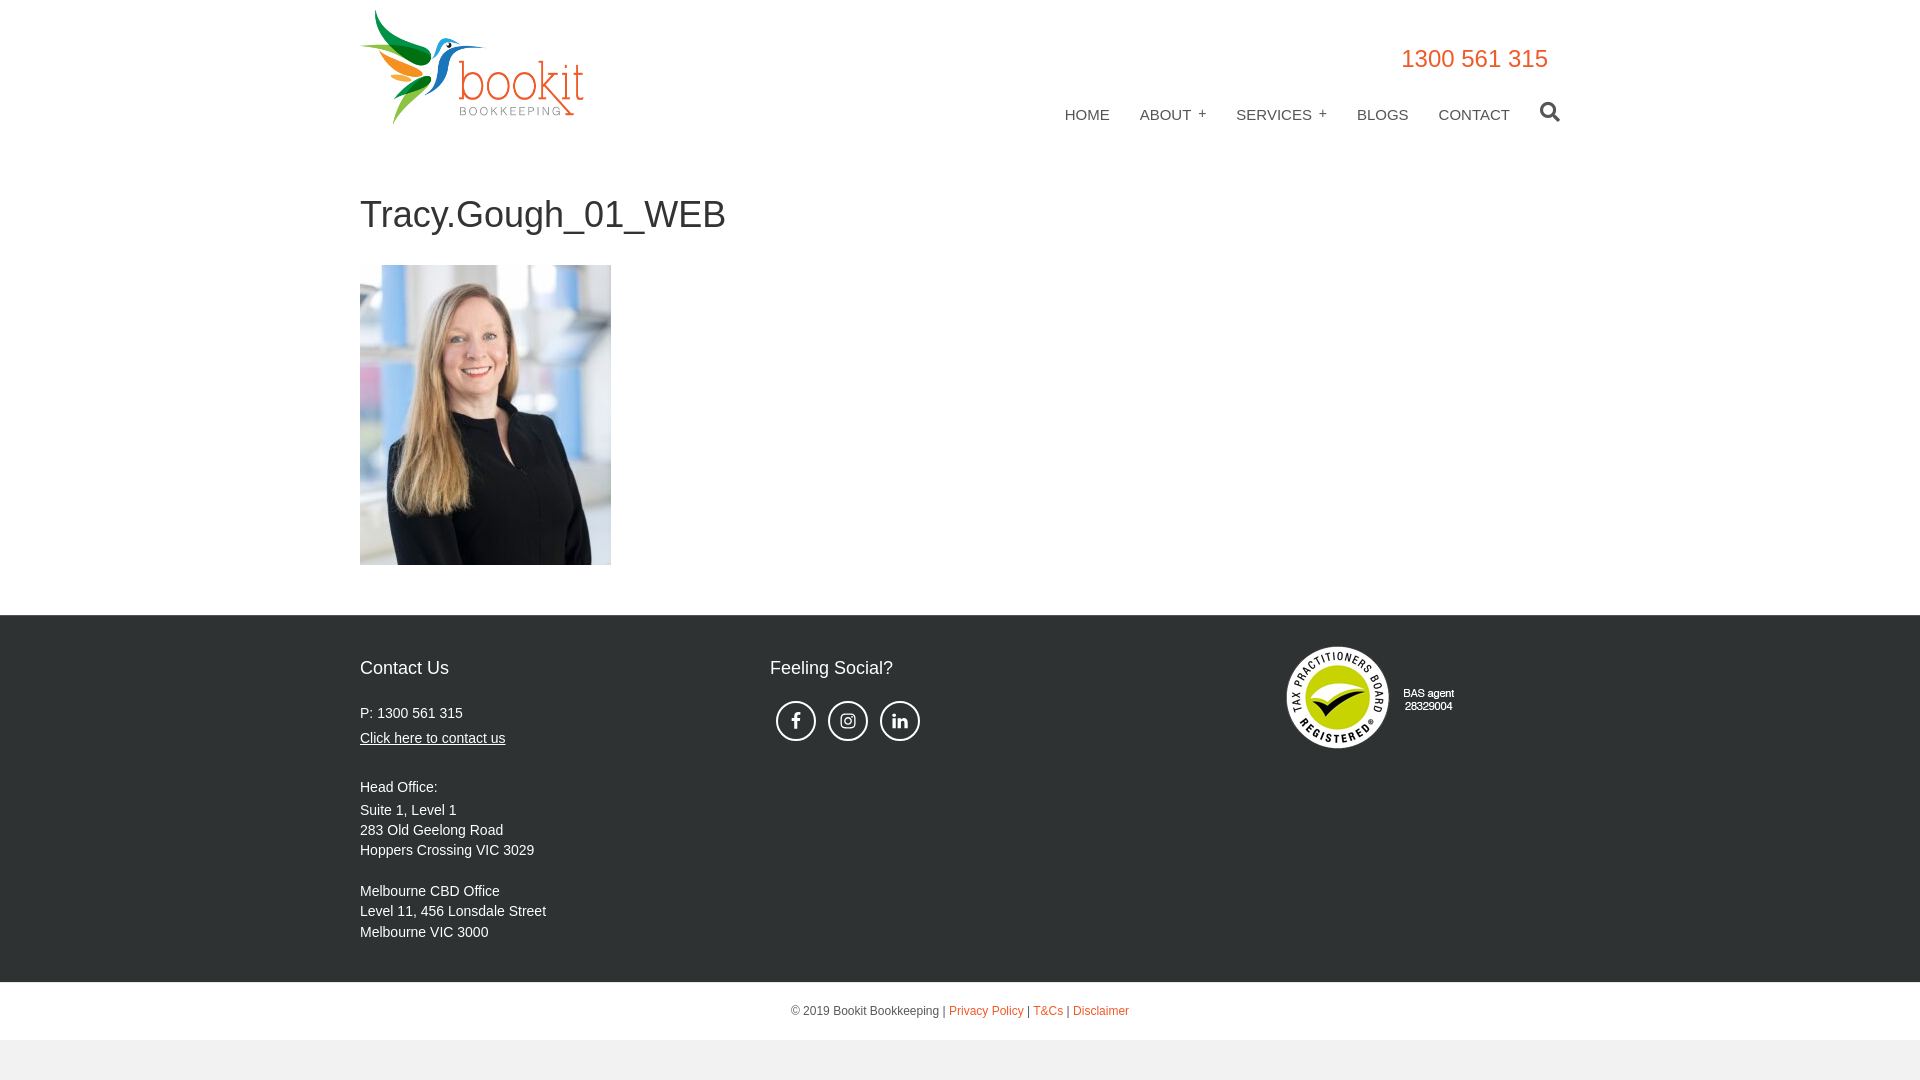  What do you see at coordinates (1046, 1010) in the screenshot?
I see `'T&Cs'` at bounding box center [1046, 1010].